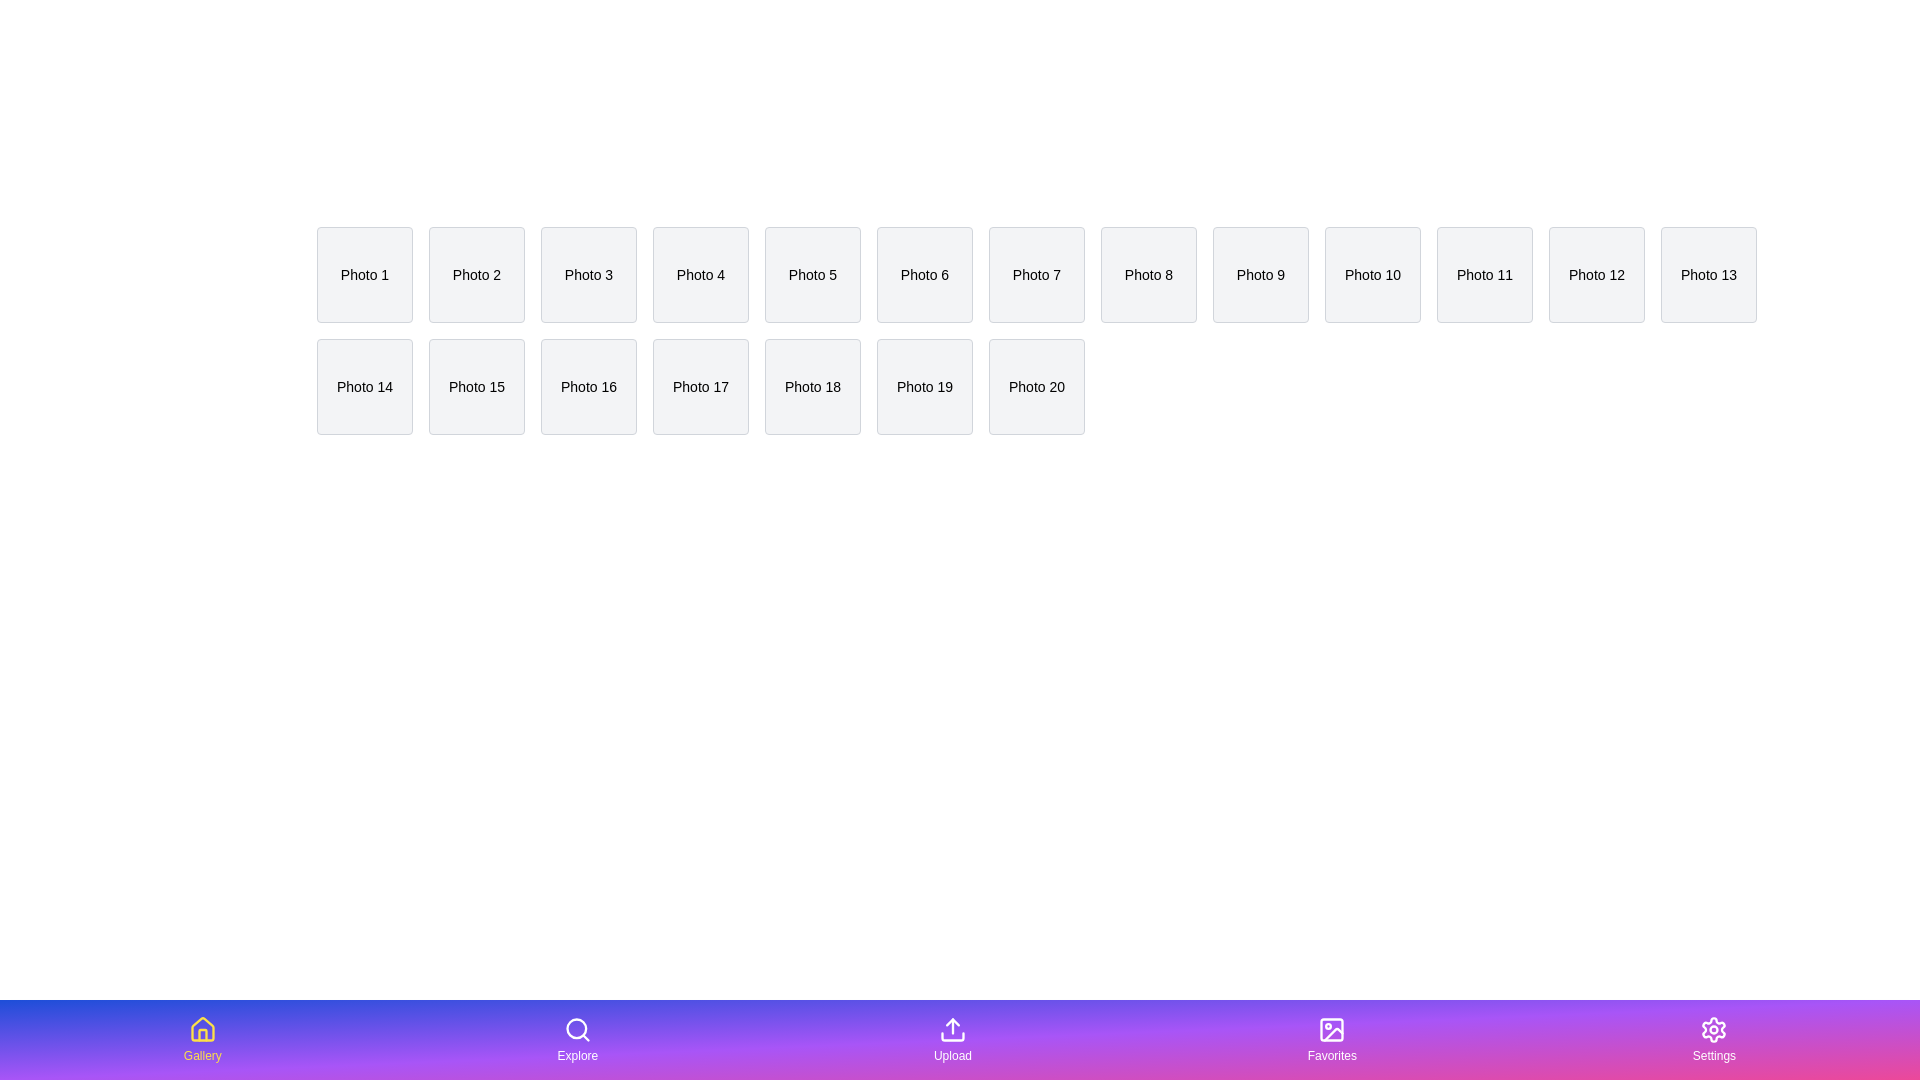 The width and height of the screenshot is (1920, 1080). What do you see at coordinates (952, 1039) in the screenshot?
I see `the tab labeled Upload in the bottom navigation bar` at bounding box center [952, 1039].